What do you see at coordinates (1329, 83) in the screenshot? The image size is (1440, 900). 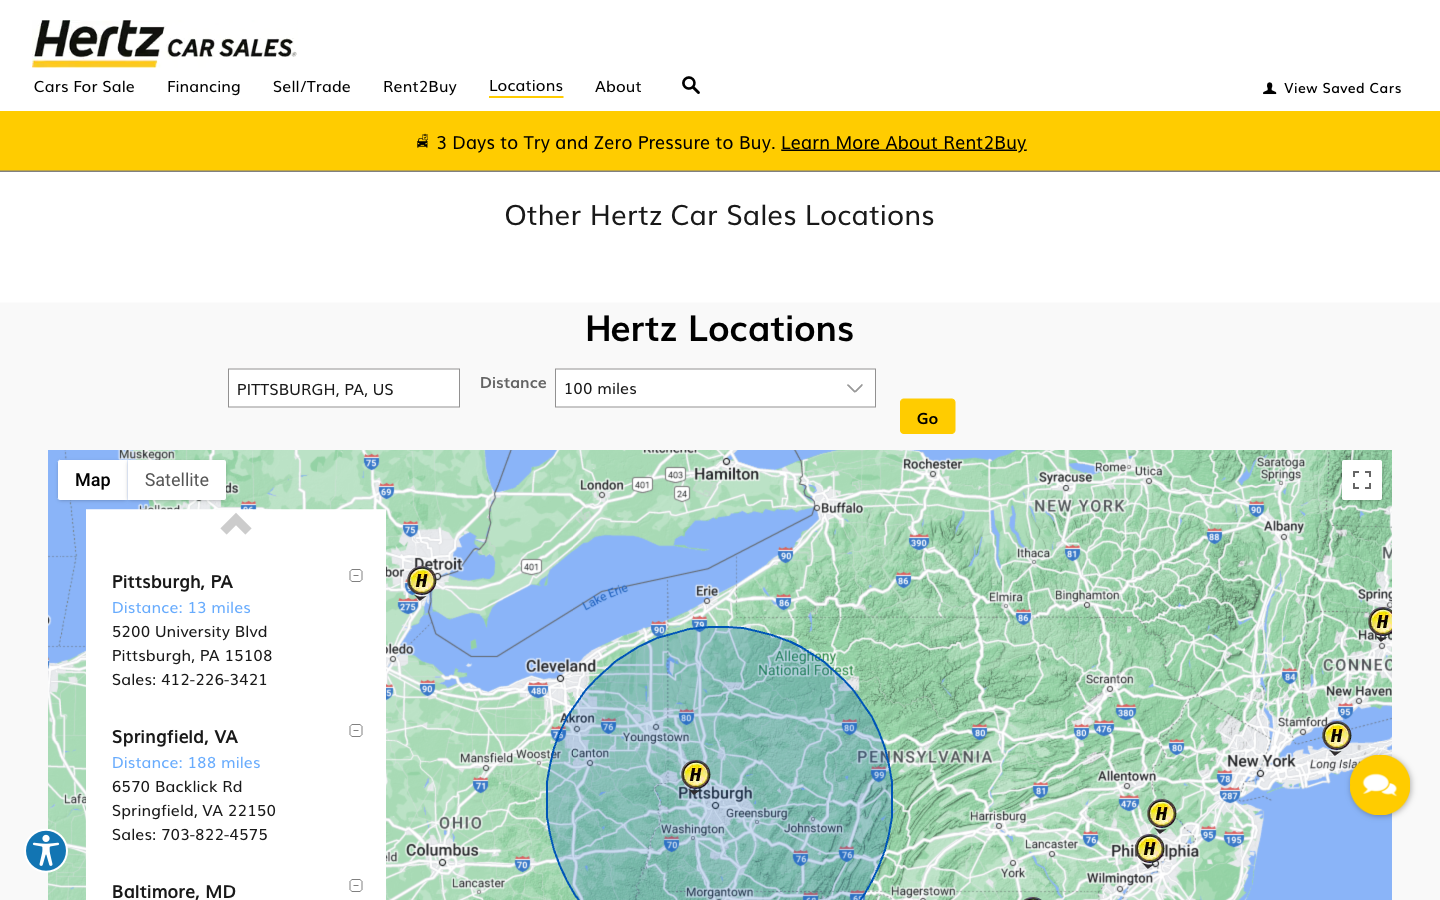 I see `Go to "View Saved Cars", key in "andrew@cmu.edu" and "andrew" for login details` at bounding box center [1329, 83].